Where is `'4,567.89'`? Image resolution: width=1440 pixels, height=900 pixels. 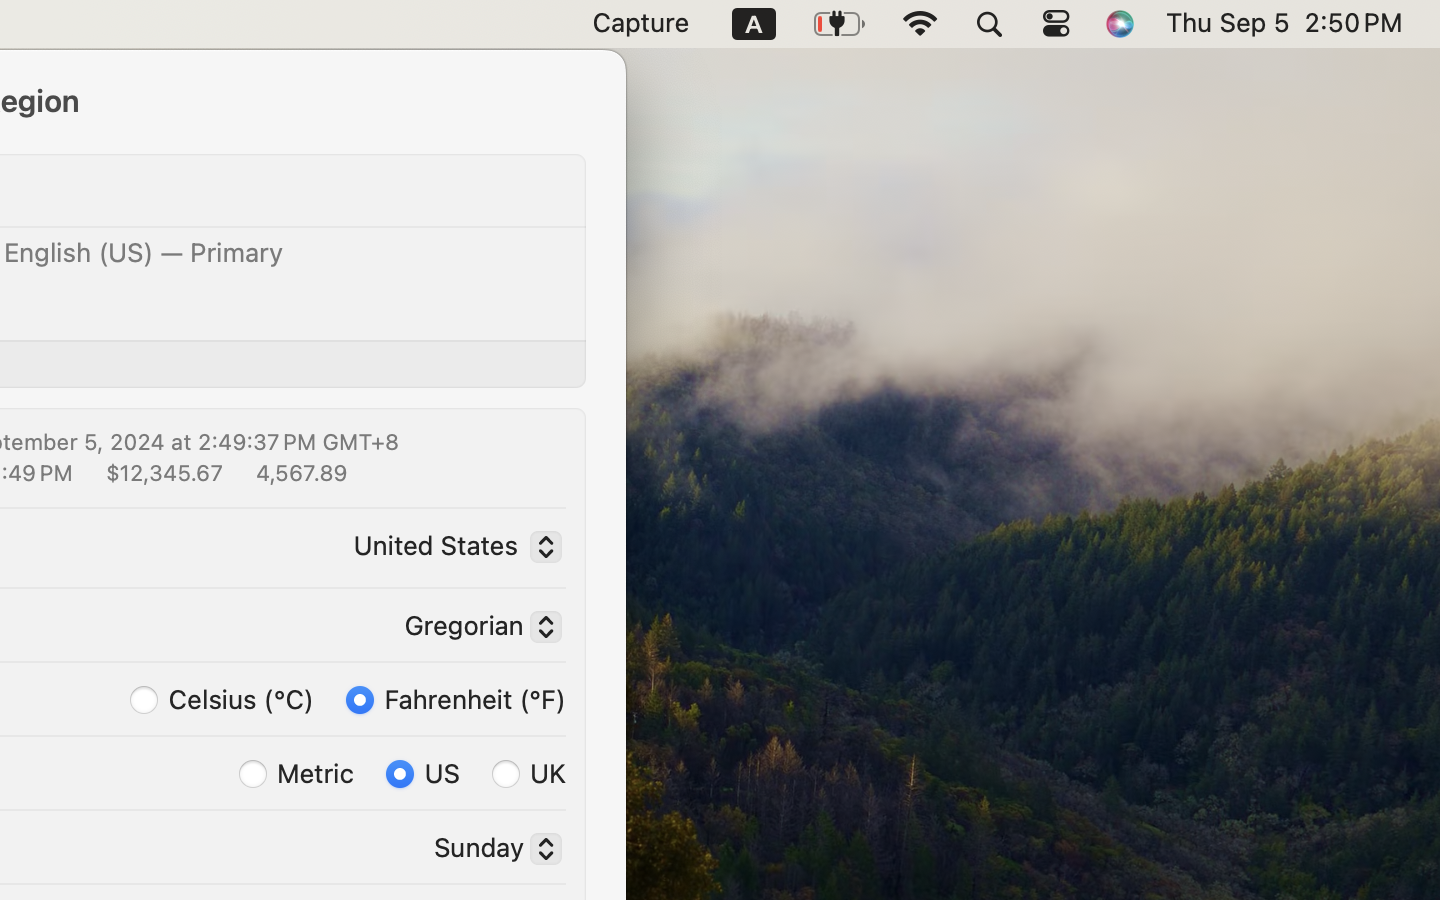
'4,567.89' is located at coordinates (298, 470).